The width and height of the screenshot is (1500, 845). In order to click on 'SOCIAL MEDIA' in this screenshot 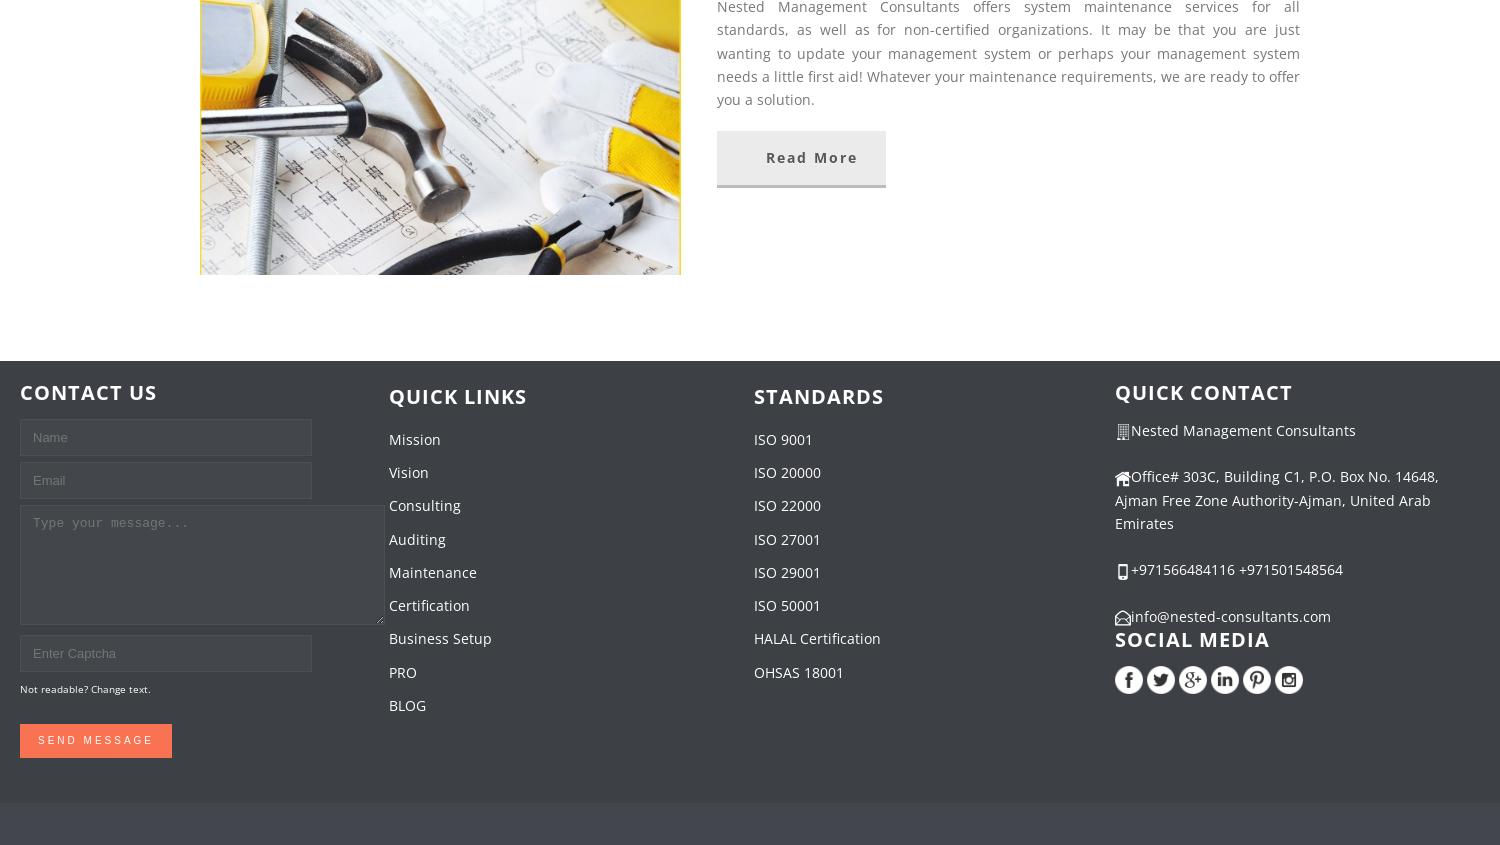, I will do `click(1113, 639)`.